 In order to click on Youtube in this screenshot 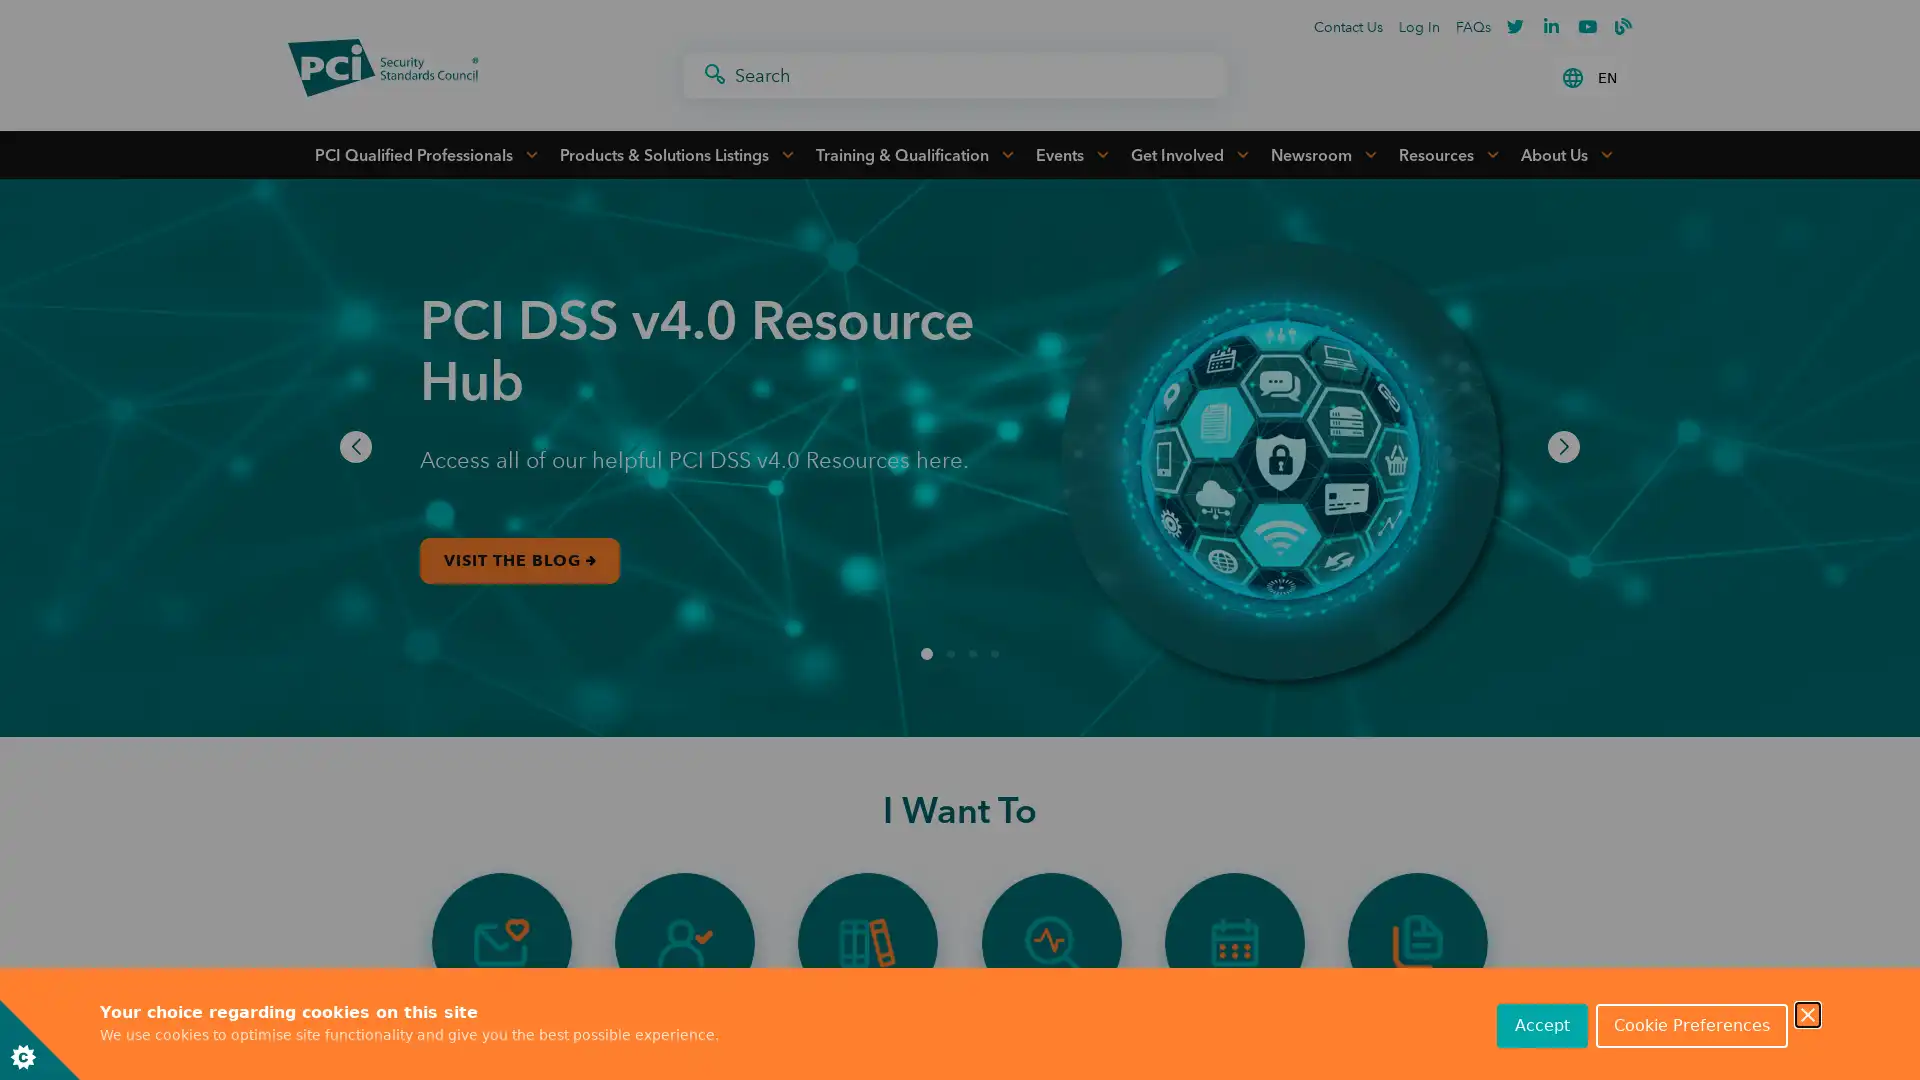, I will do `click(1586, 25)`.